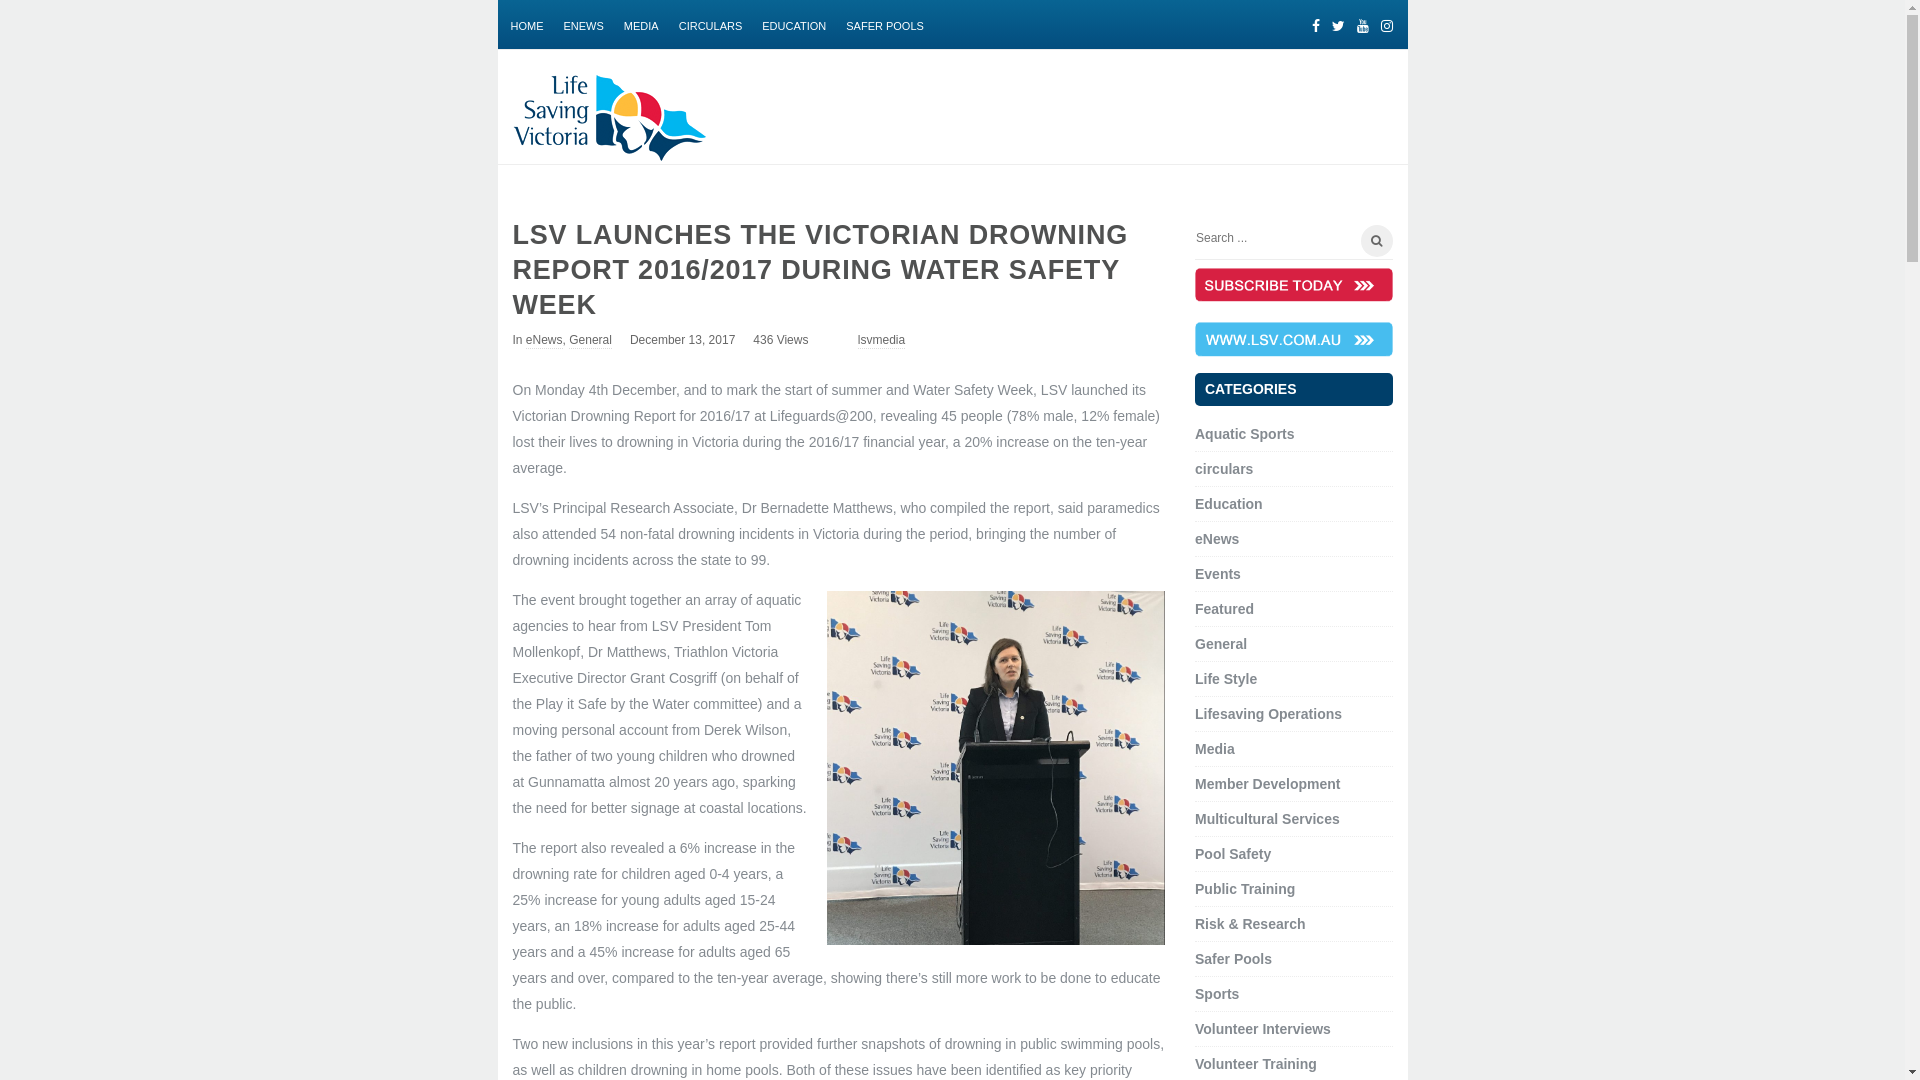 The height and width of the screenshot is (1080, 1920). What do you see at coordinates (1216, 994) in the screenshot?
I see `'Sports'` at bounding box center [1216, 994].